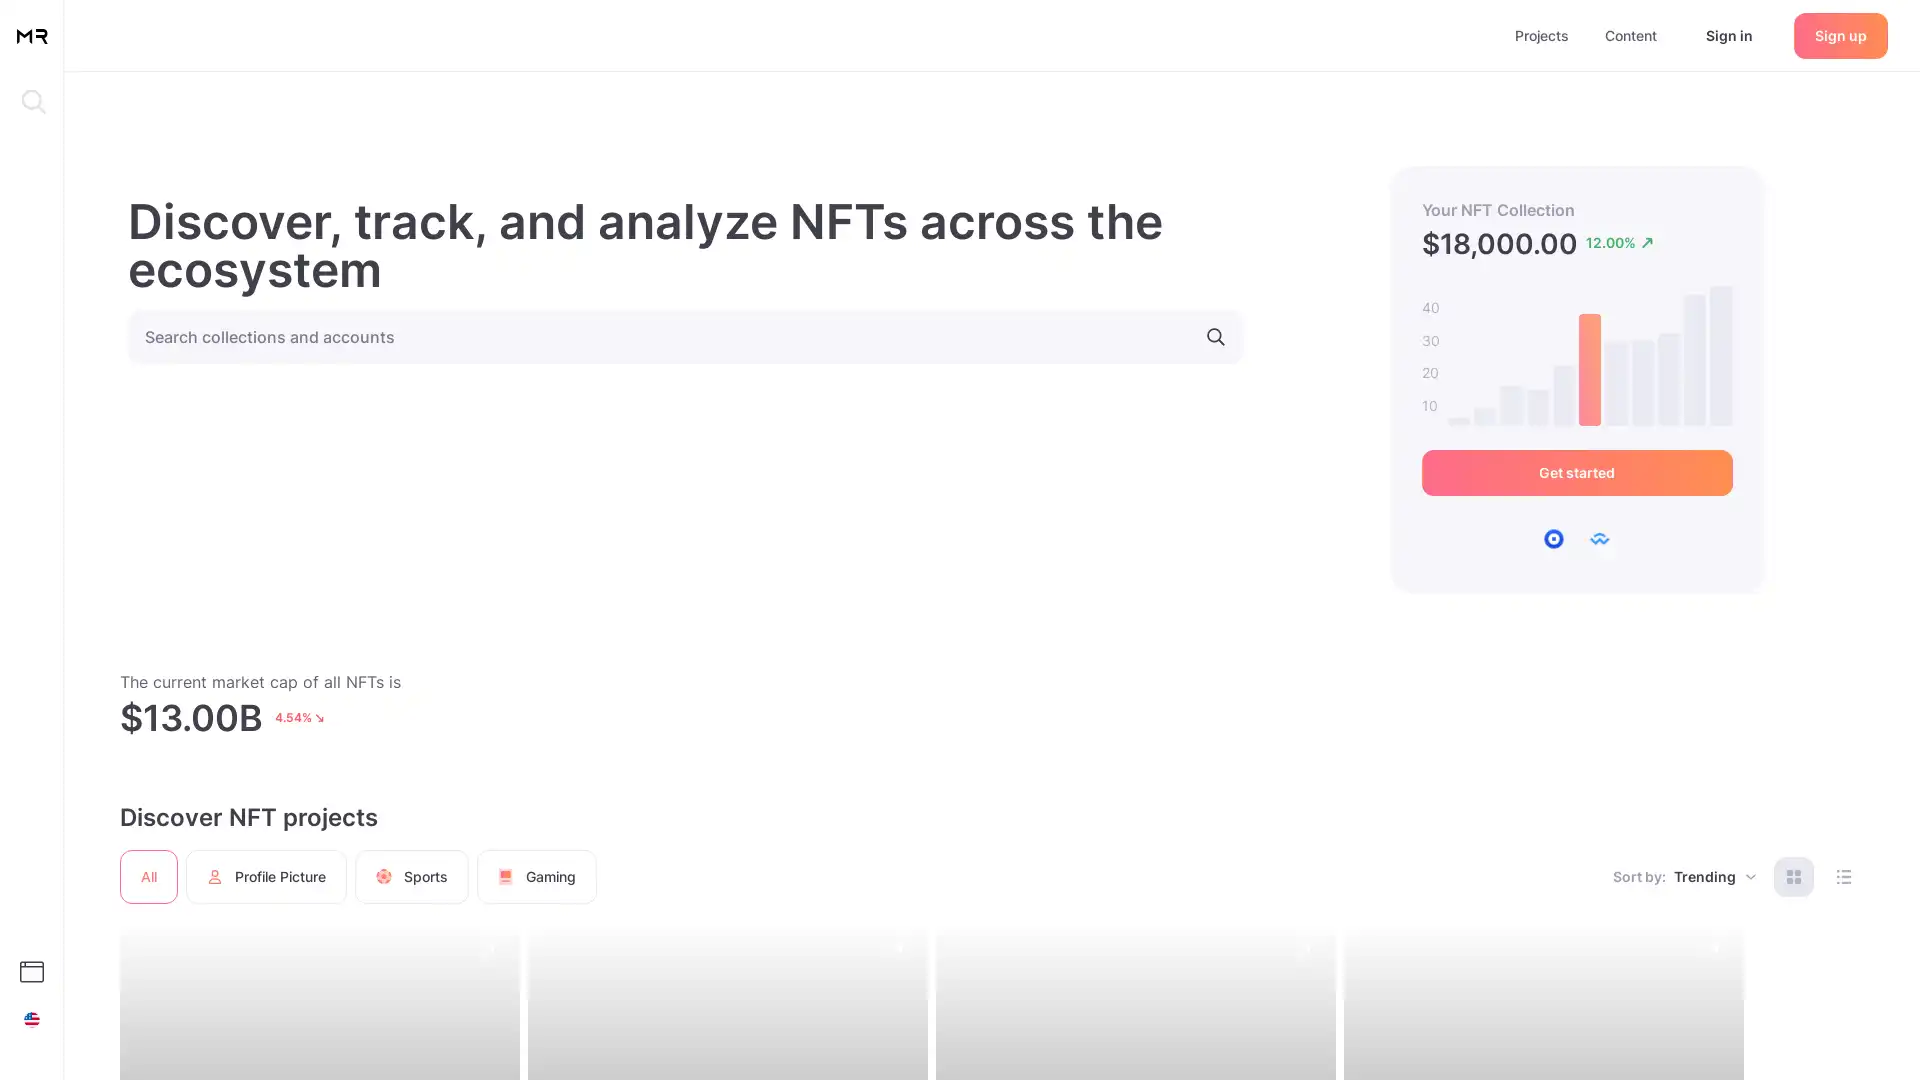  Describe the element at coordinates (1575, 473) in the screenshot. I see `Get started` at that location.